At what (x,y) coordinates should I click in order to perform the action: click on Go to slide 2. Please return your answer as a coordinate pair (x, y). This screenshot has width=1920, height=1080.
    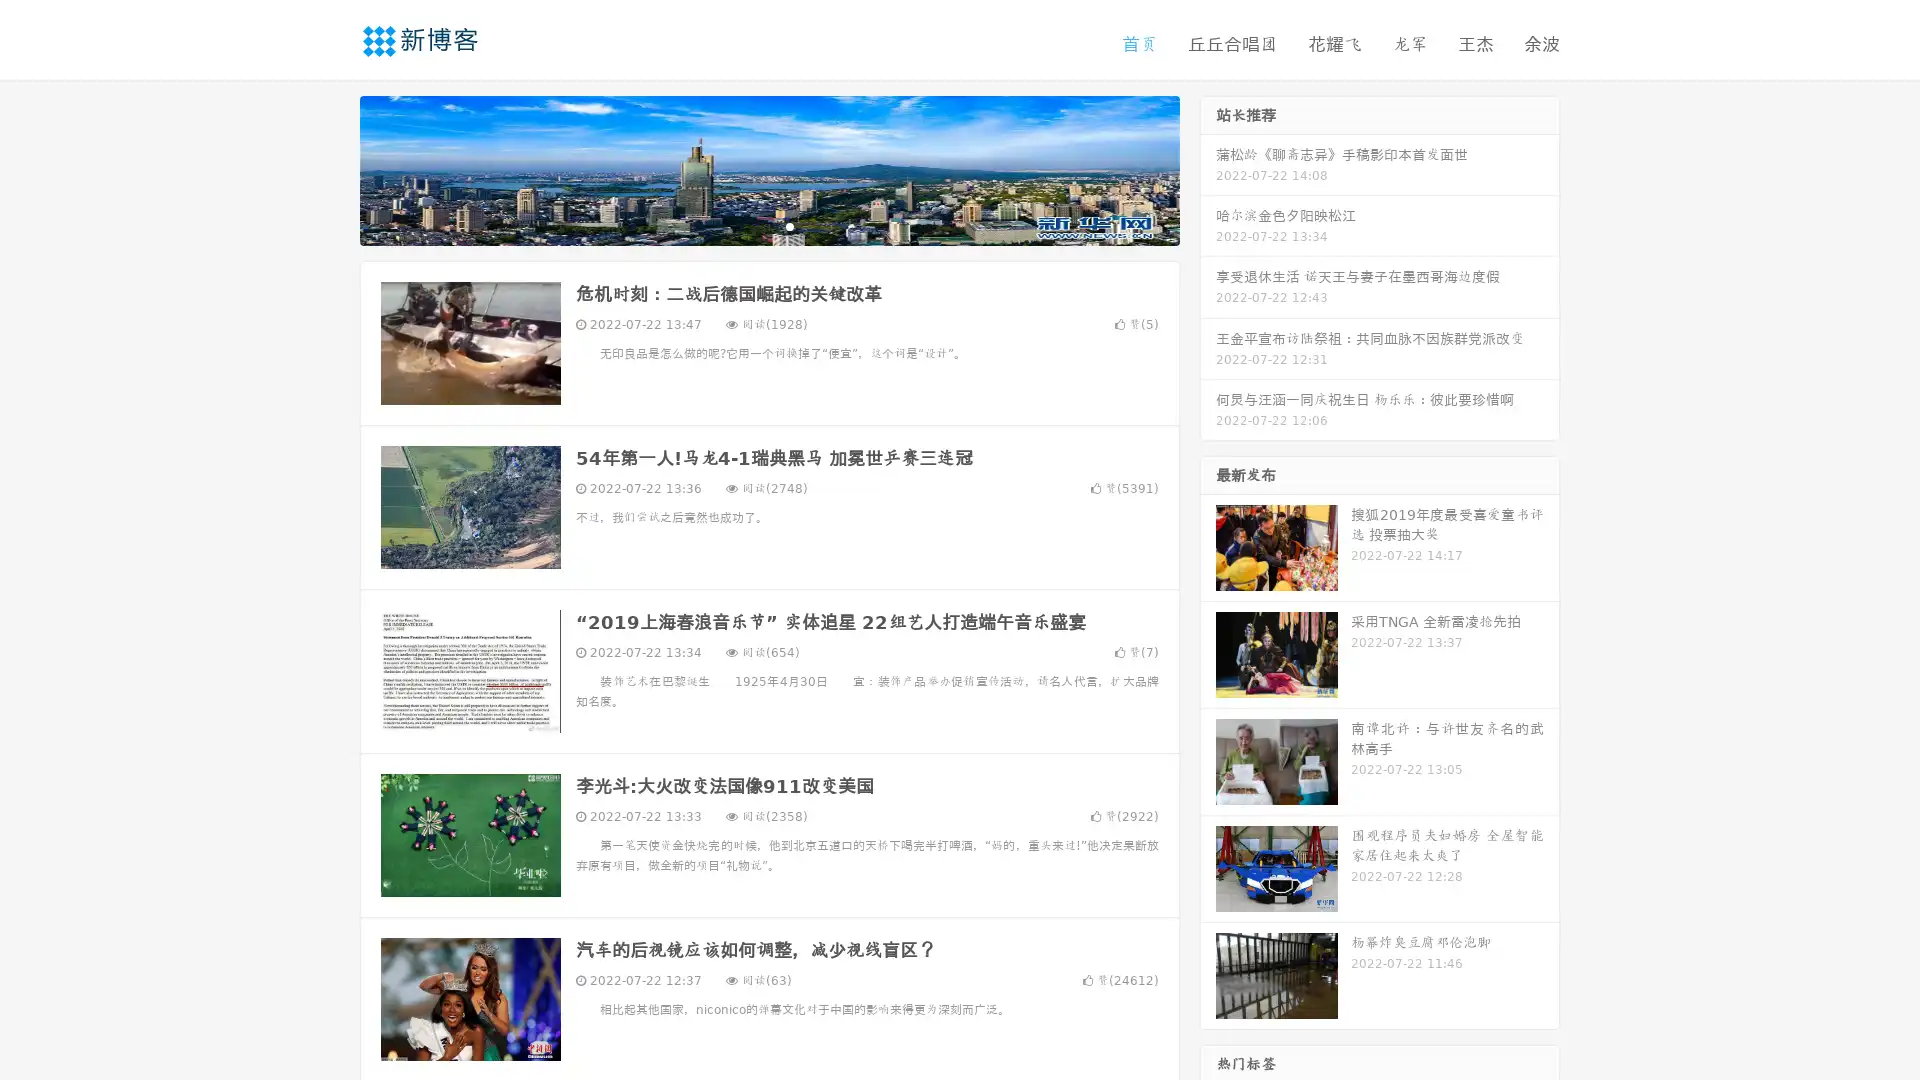
    Looking at the image, I should click on (768, 225).